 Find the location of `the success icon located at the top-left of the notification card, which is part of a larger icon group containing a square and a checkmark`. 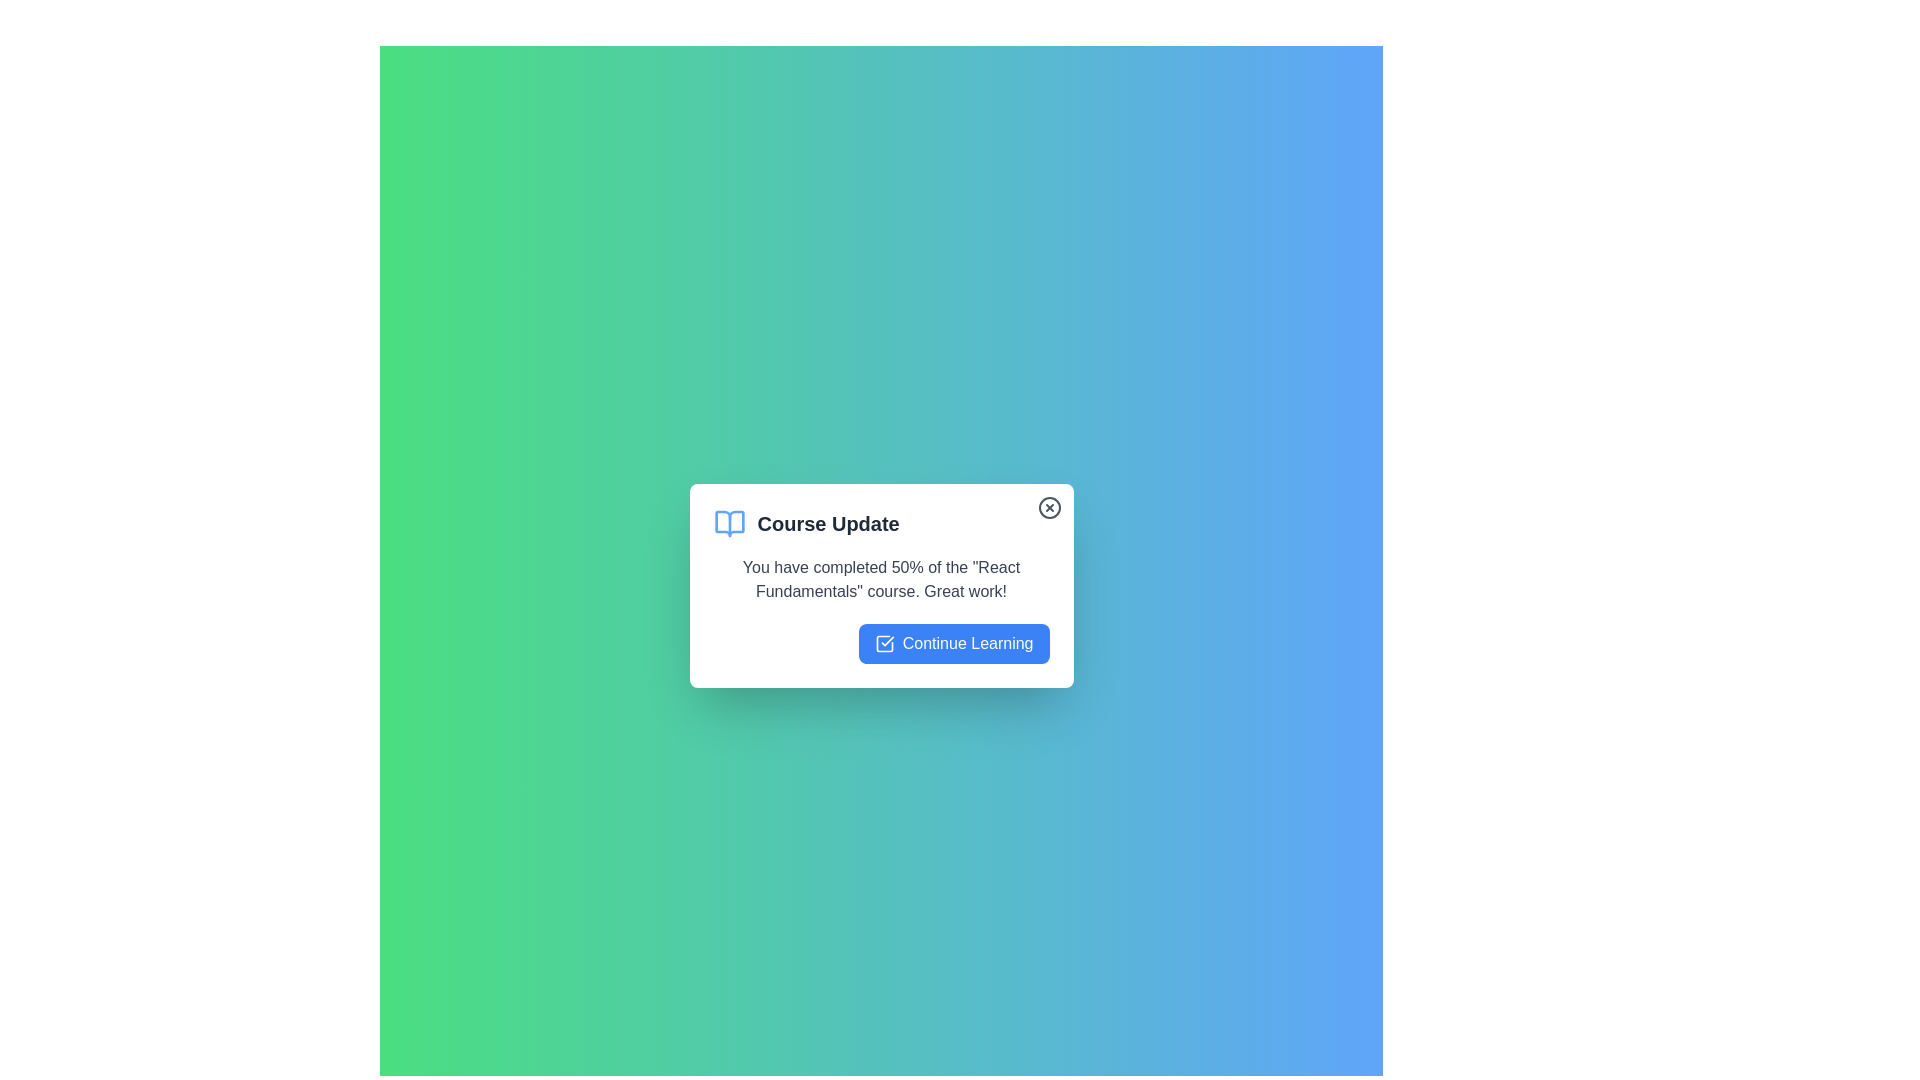

the success icon located at the top-left of the notification card, which is part of a larger icon group containing a square and a checkmark is located at coordinates (883, 644).